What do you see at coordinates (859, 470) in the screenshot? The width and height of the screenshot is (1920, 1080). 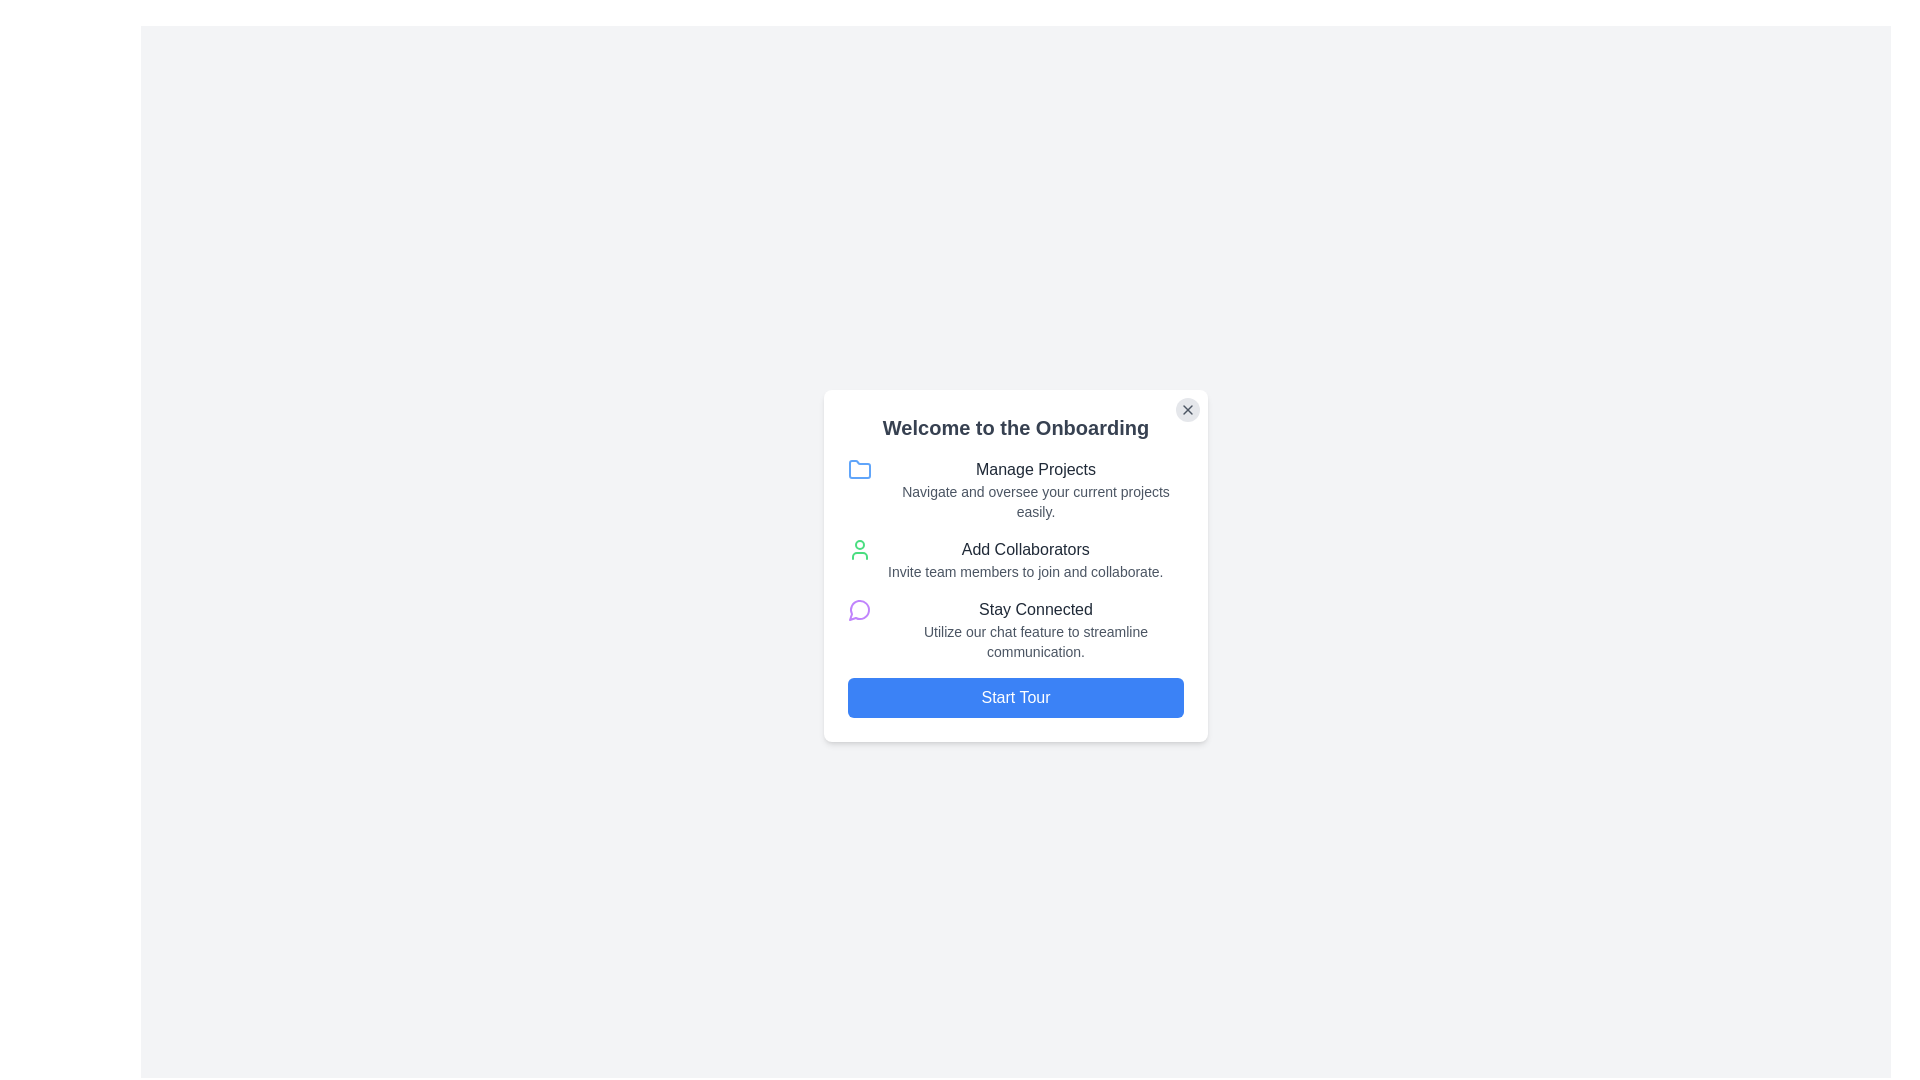 I see `the folder icon with a light blue outline located to the left of the 'Manage Projects' text in the onboarding modal` at bounding box center [859, 470].